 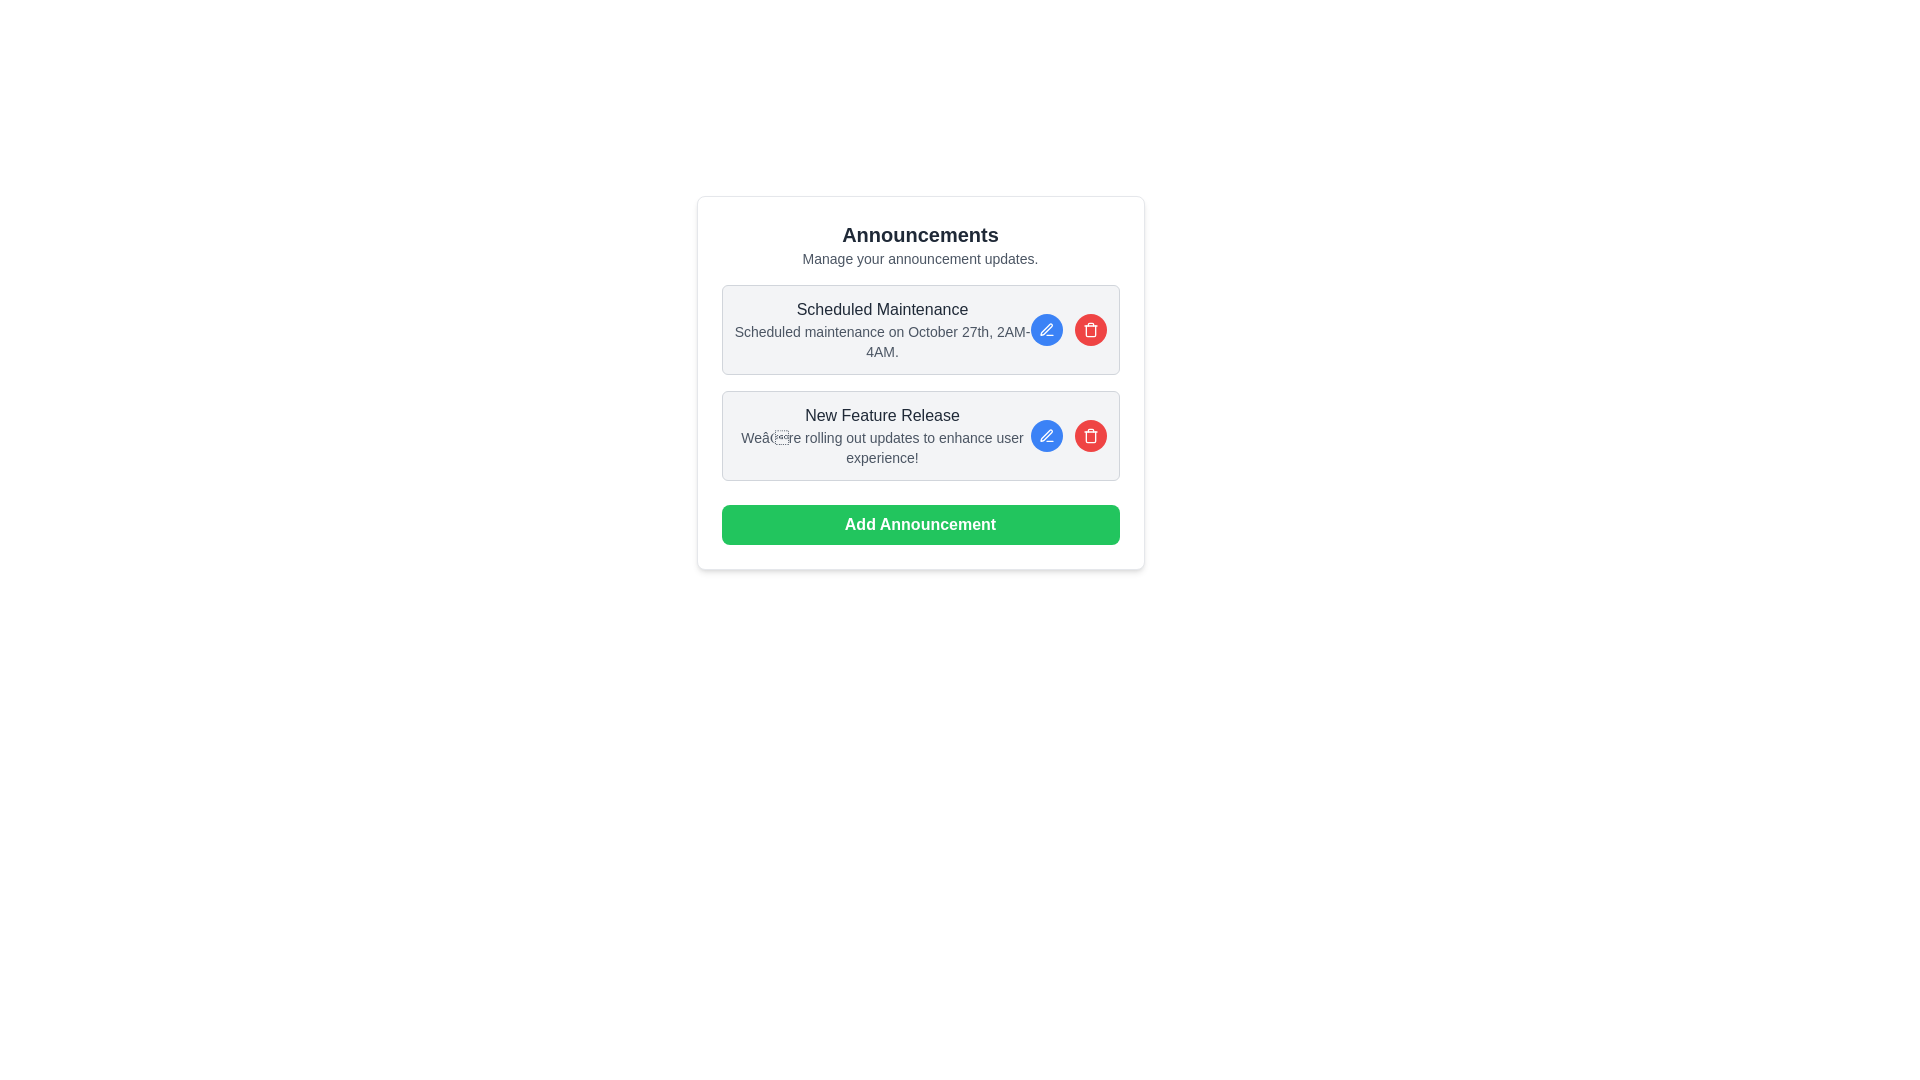 What do you see at coordinates (1045, 329) in the screenshot?
I see `the edit button located to the left of the red circular trash icon in the controls for the 'Scheduled Maintenance' announcement to initiate editing` at bounding box center [1045, 329].